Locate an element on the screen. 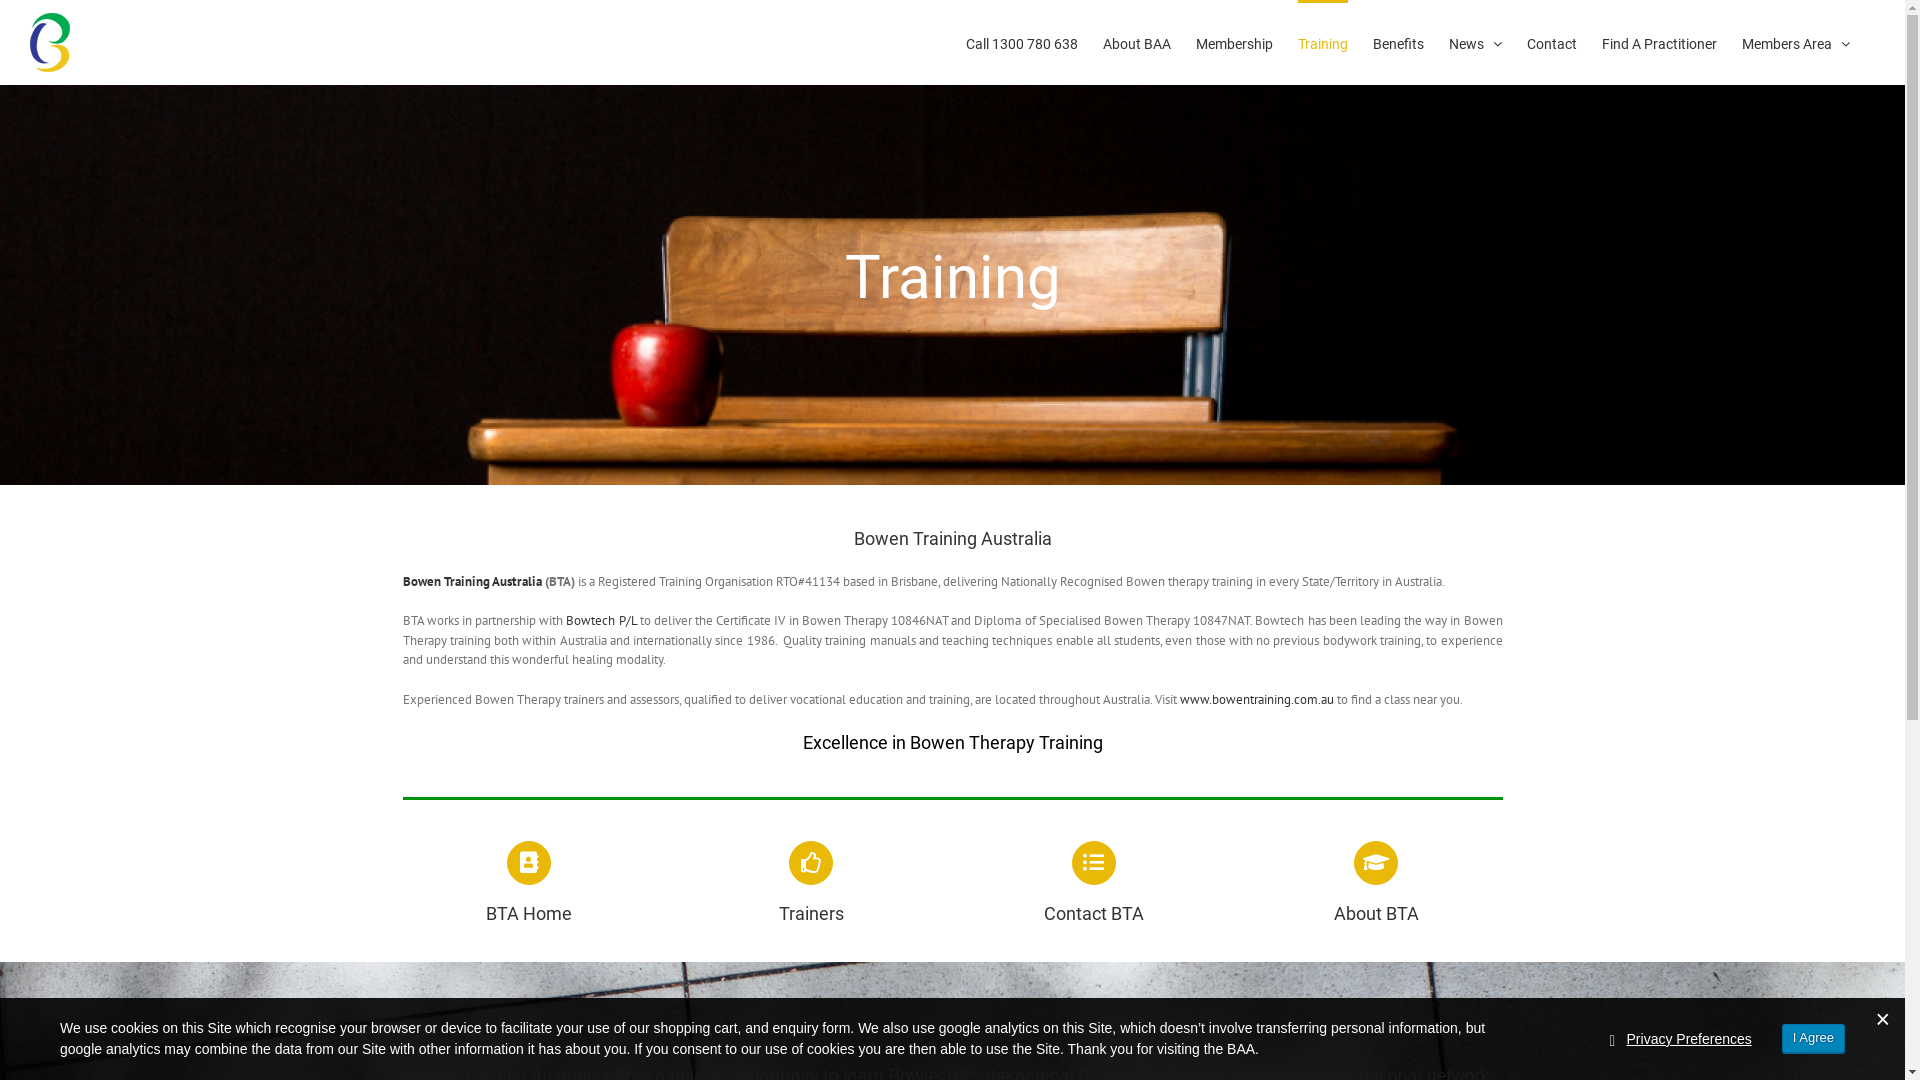 Image resolution: width=1920 pixels, height=1080 pixels. 'BTA Home' is located at coordinates (528, 882).